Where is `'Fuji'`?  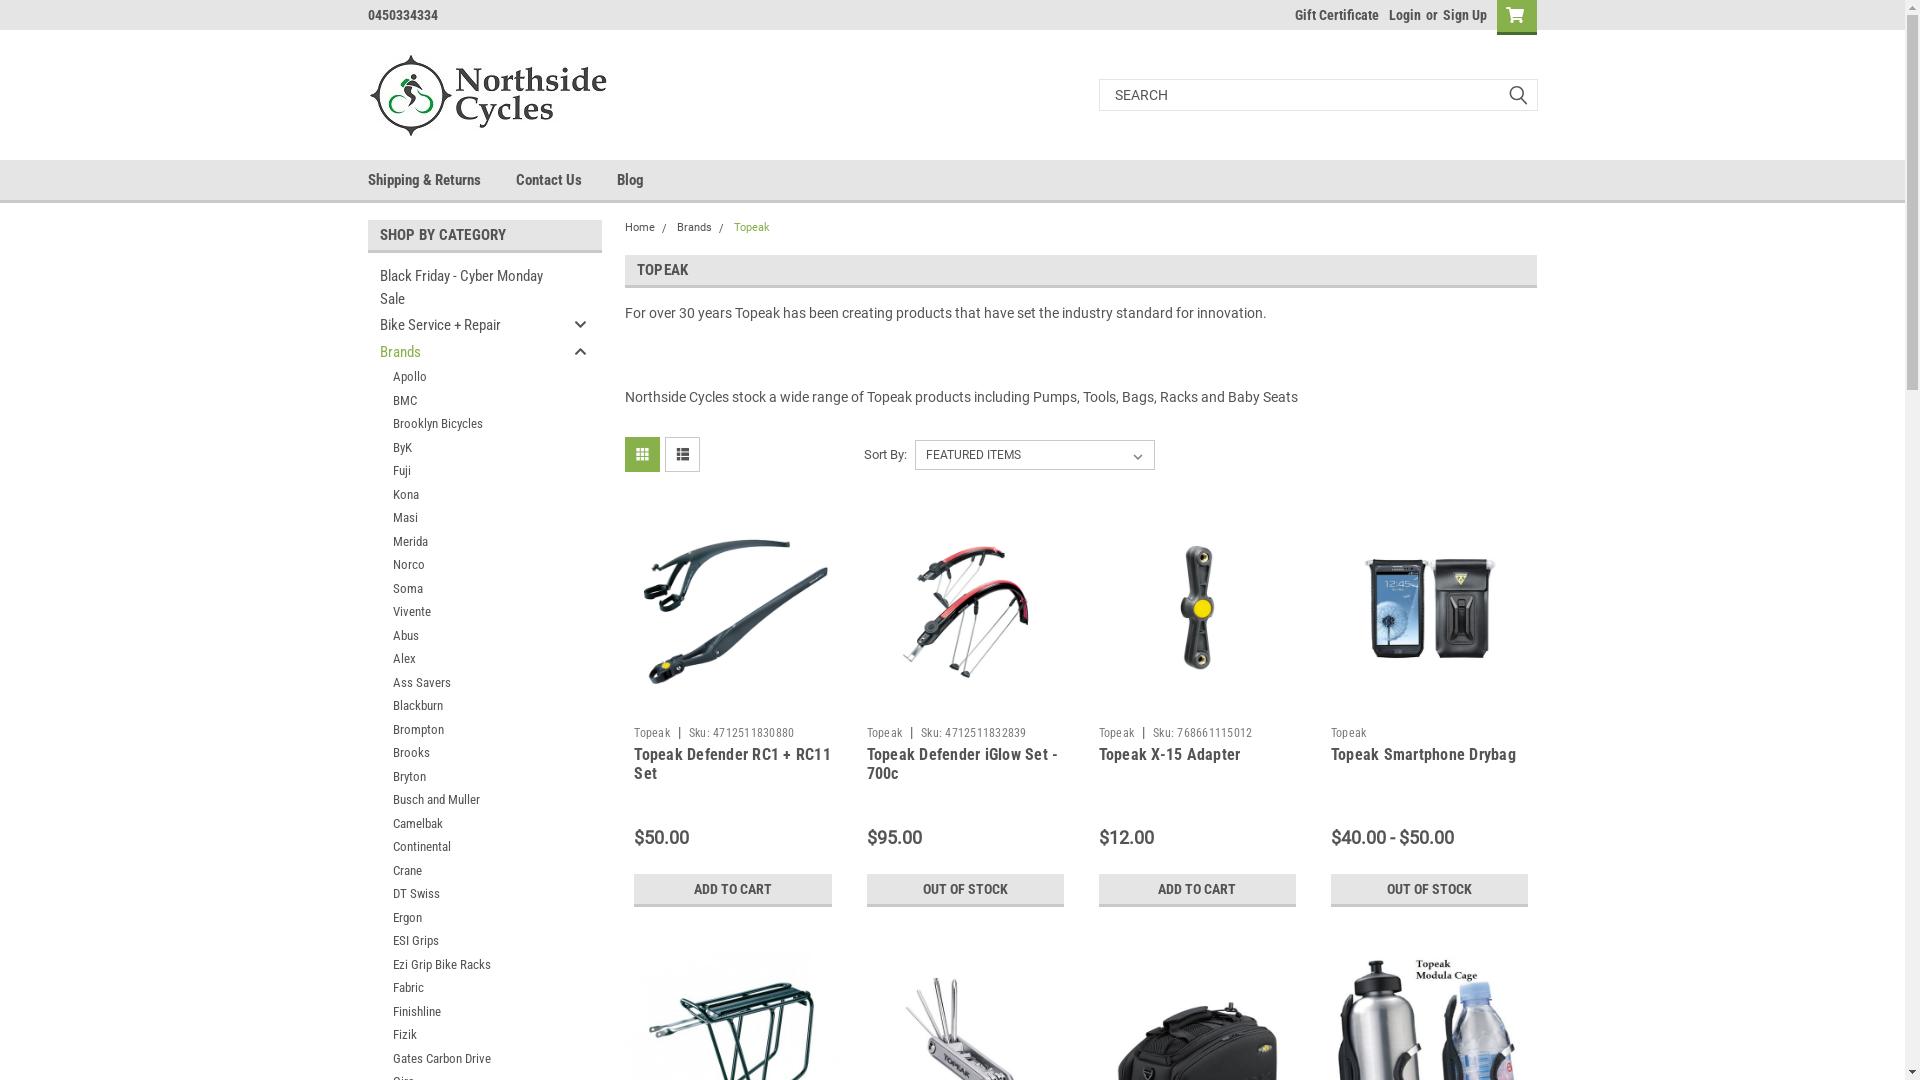 'Fuji' is located at coordinates (466, 470).